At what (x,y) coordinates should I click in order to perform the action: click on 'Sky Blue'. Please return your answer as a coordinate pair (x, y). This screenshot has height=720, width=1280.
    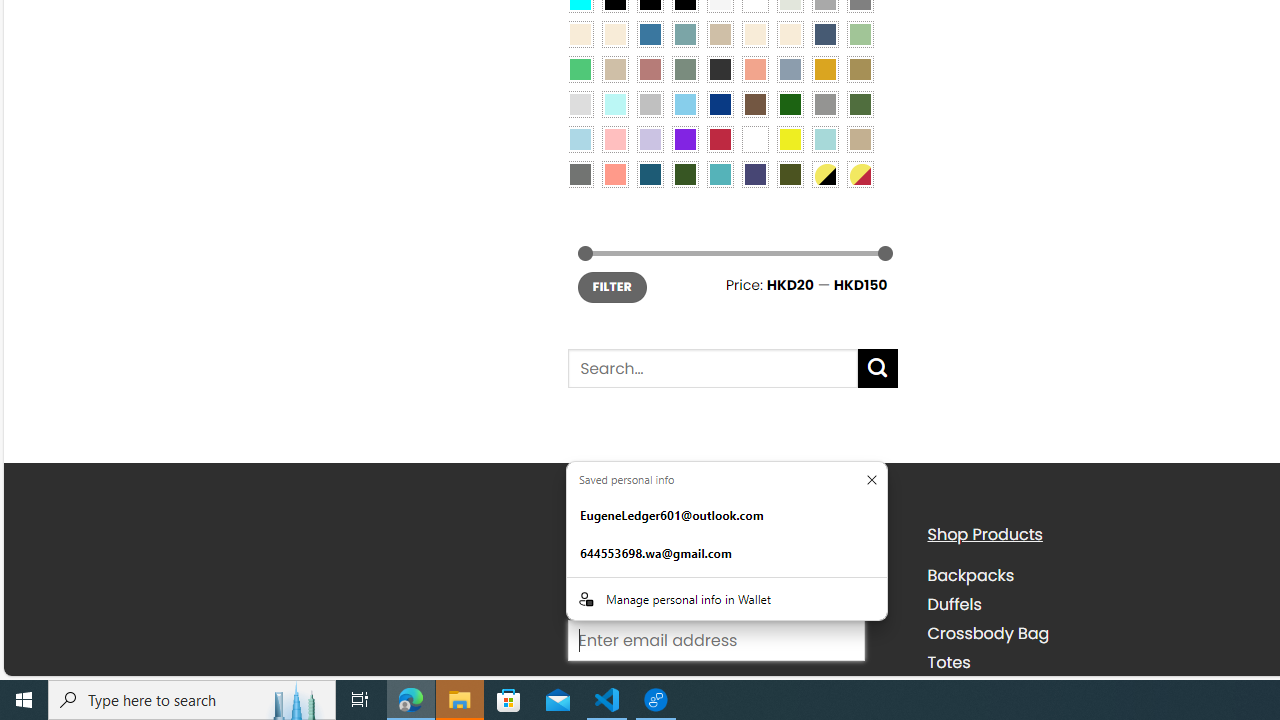
    Looking at the image, I should click on (684, 103).